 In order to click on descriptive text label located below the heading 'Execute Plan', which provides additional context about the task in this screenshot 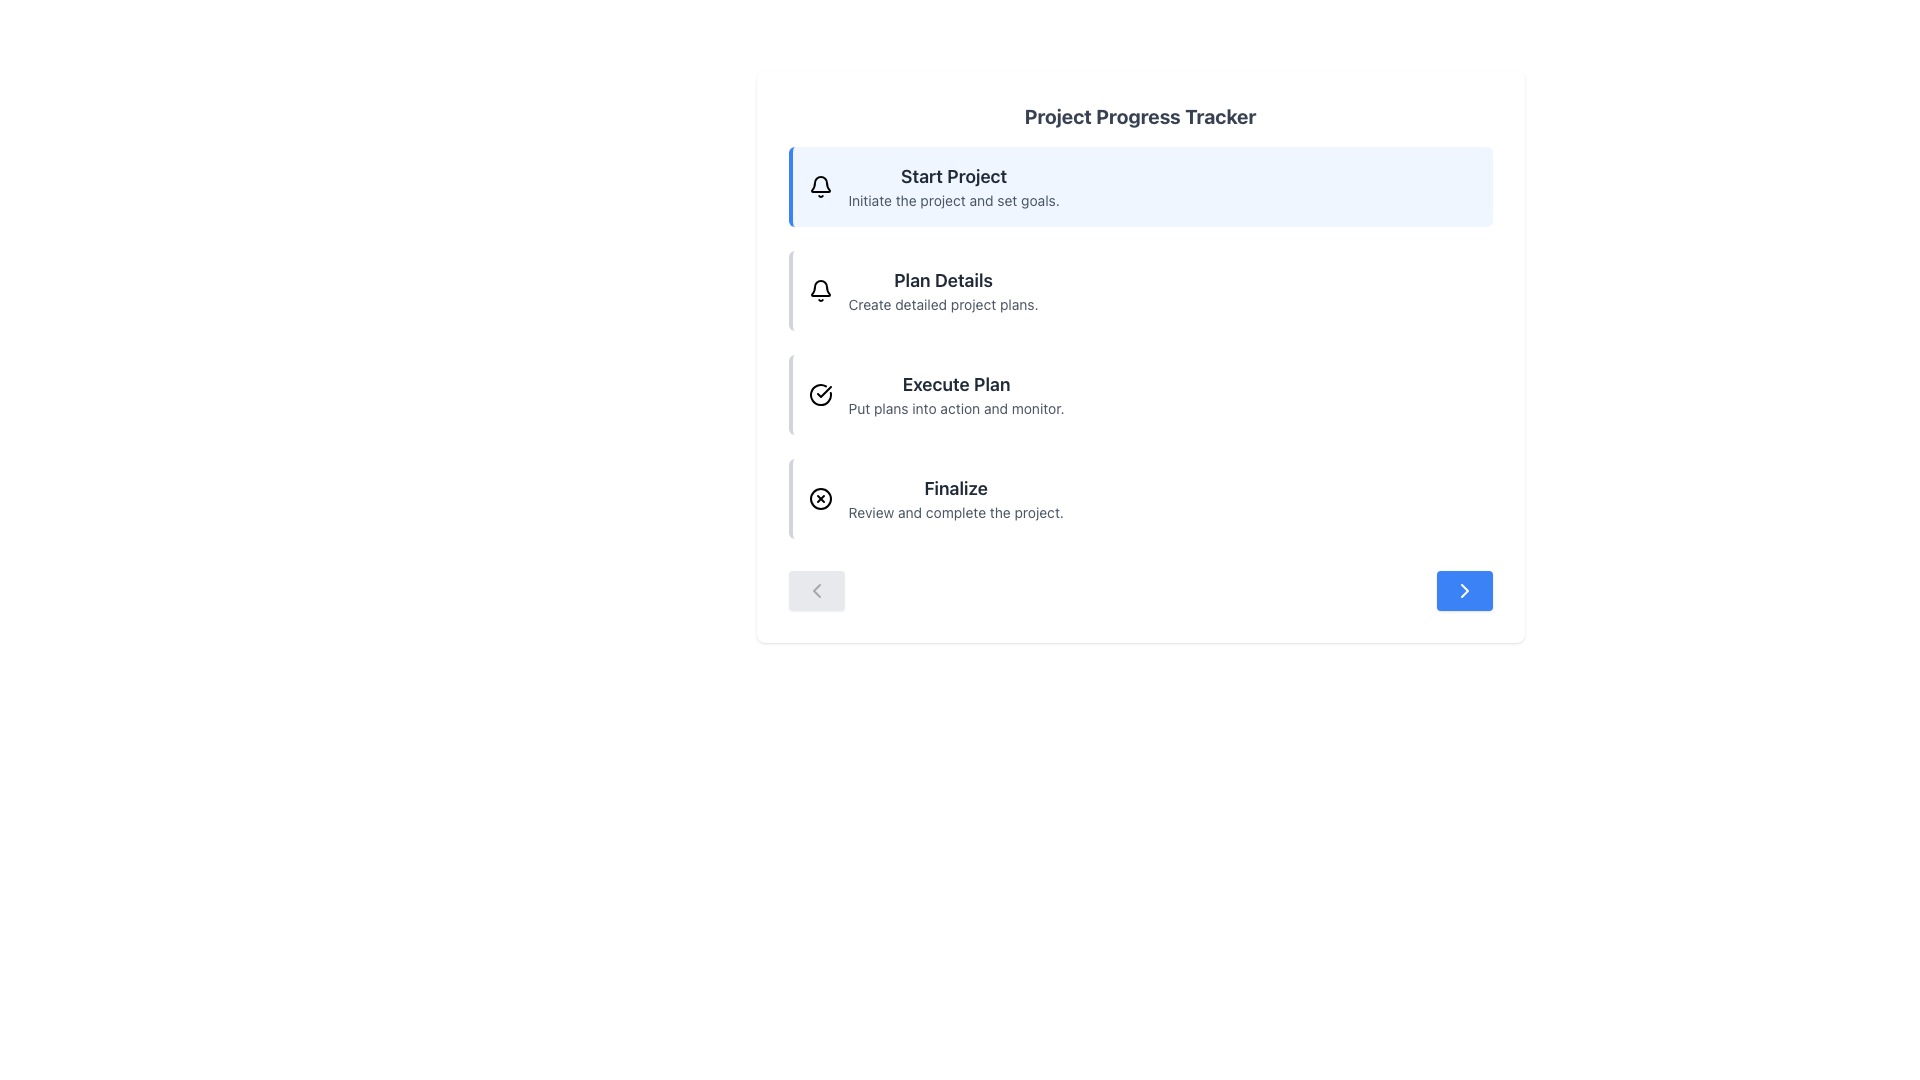, I will do `click(955, 407)`.